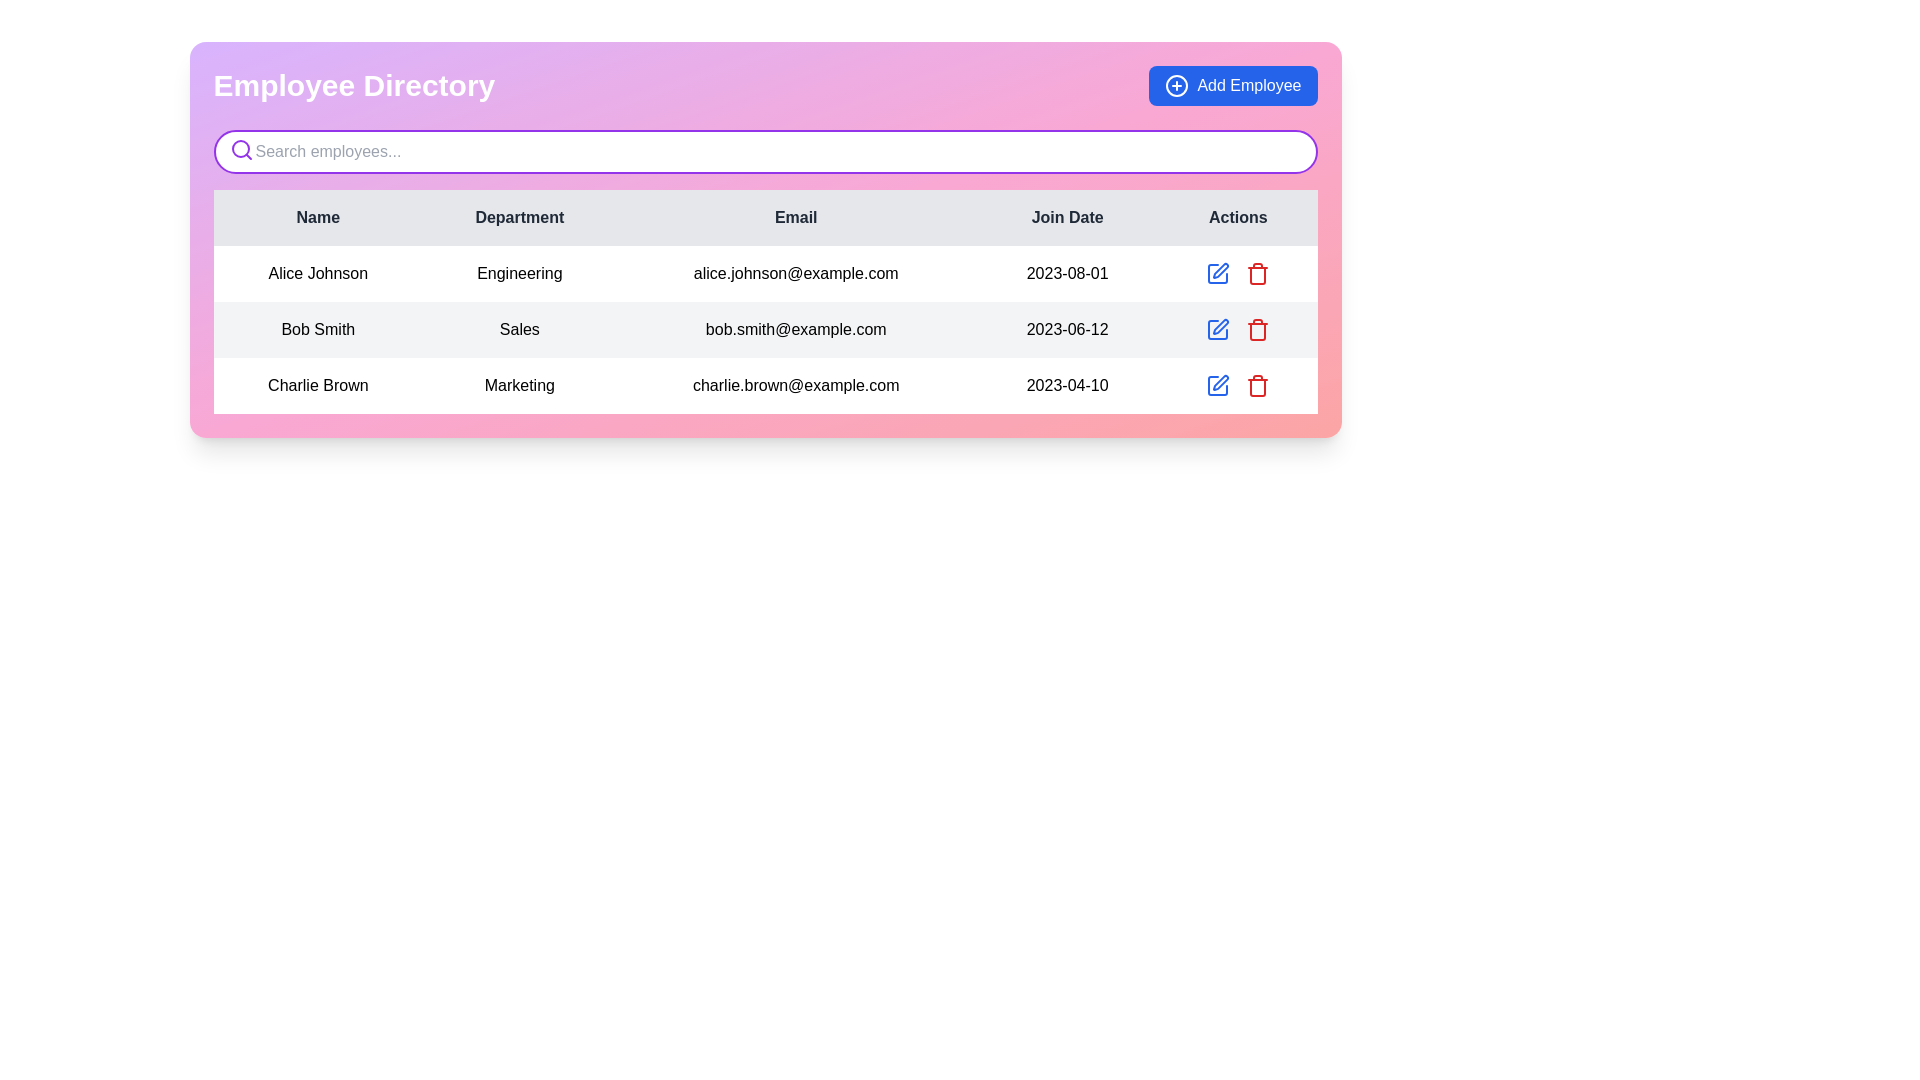 The width and height of the screenshot is (1920, 1080). What do you see at coordinates (1066, 385) in the screenshot?
I see `the text label displaying the date '2023-04-10' located in the fourth column of the last row corresponding to 'Charlie Brown'` at bounding box center [1066, 385].